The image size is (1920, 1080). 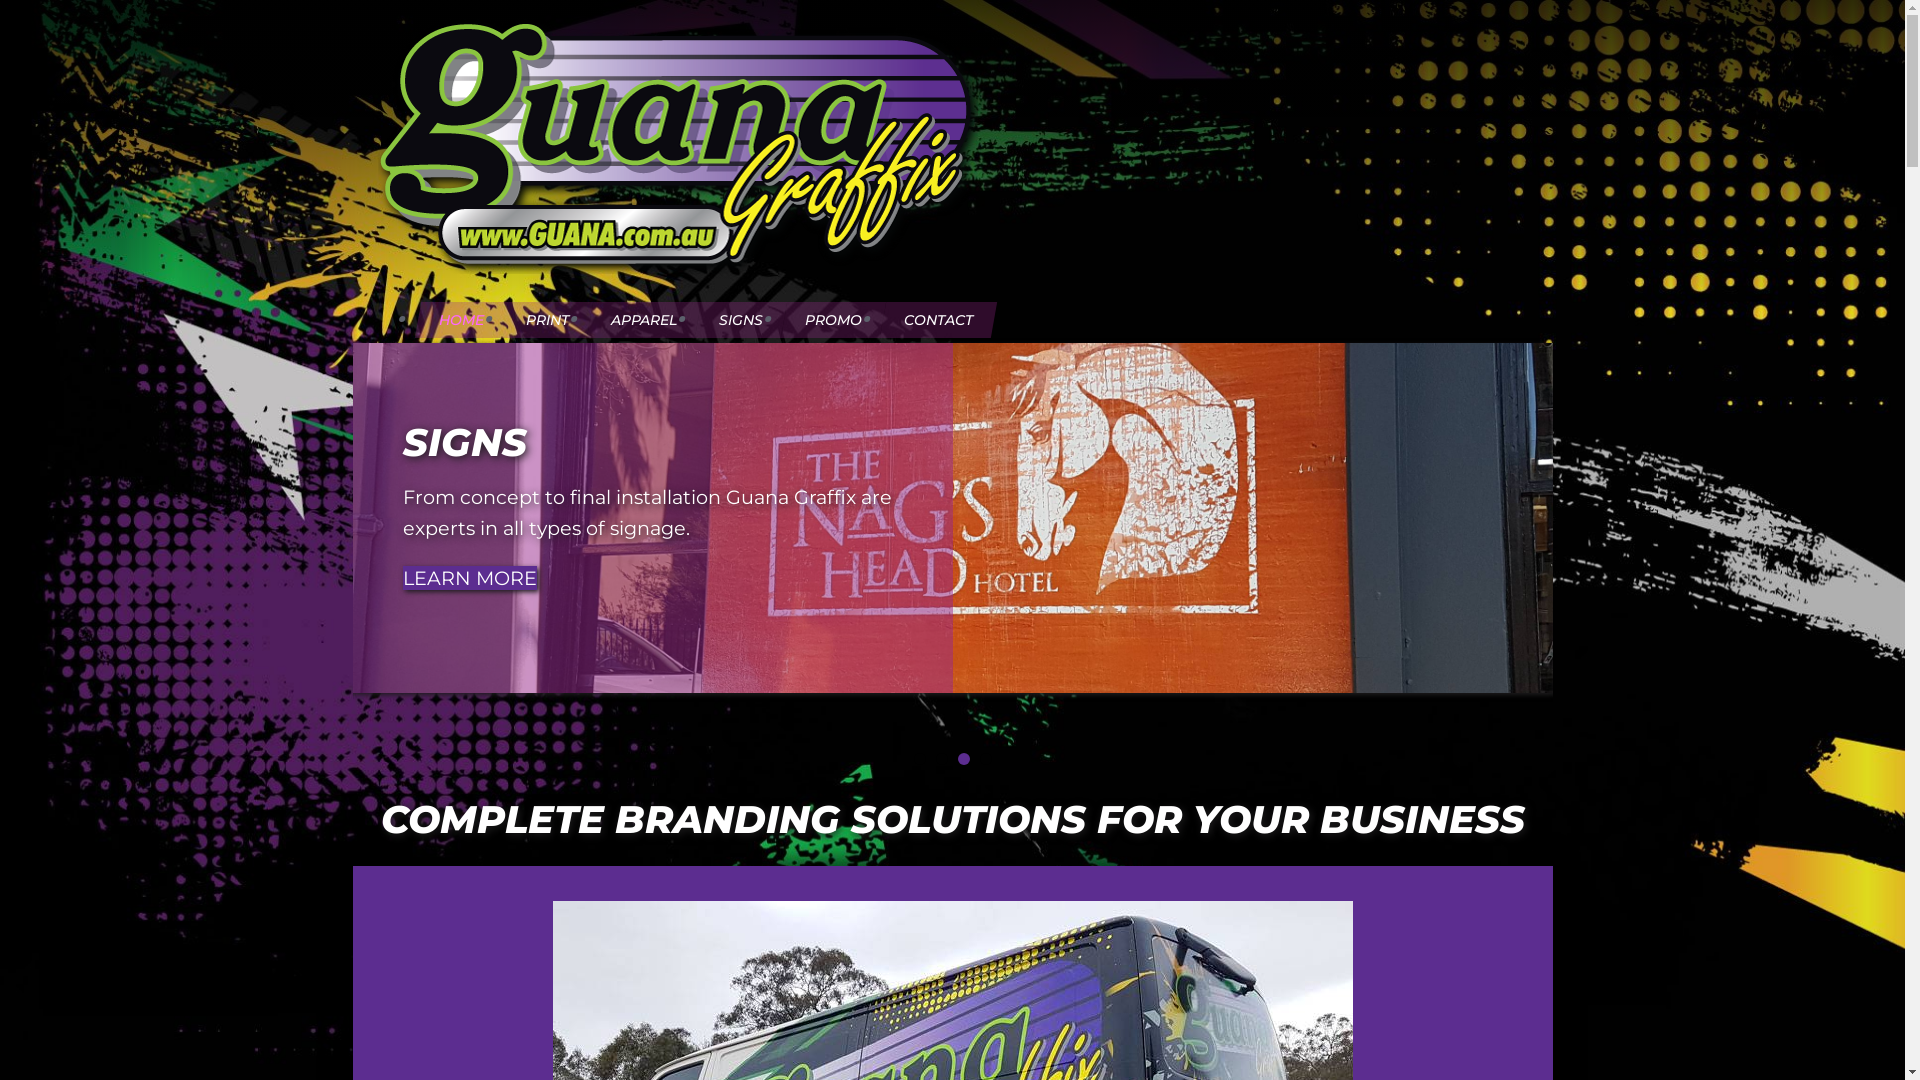 What do you see at coordinates (460, 319) in the screenshot?
I see `'HOME'` at bounding box center [460, 319].